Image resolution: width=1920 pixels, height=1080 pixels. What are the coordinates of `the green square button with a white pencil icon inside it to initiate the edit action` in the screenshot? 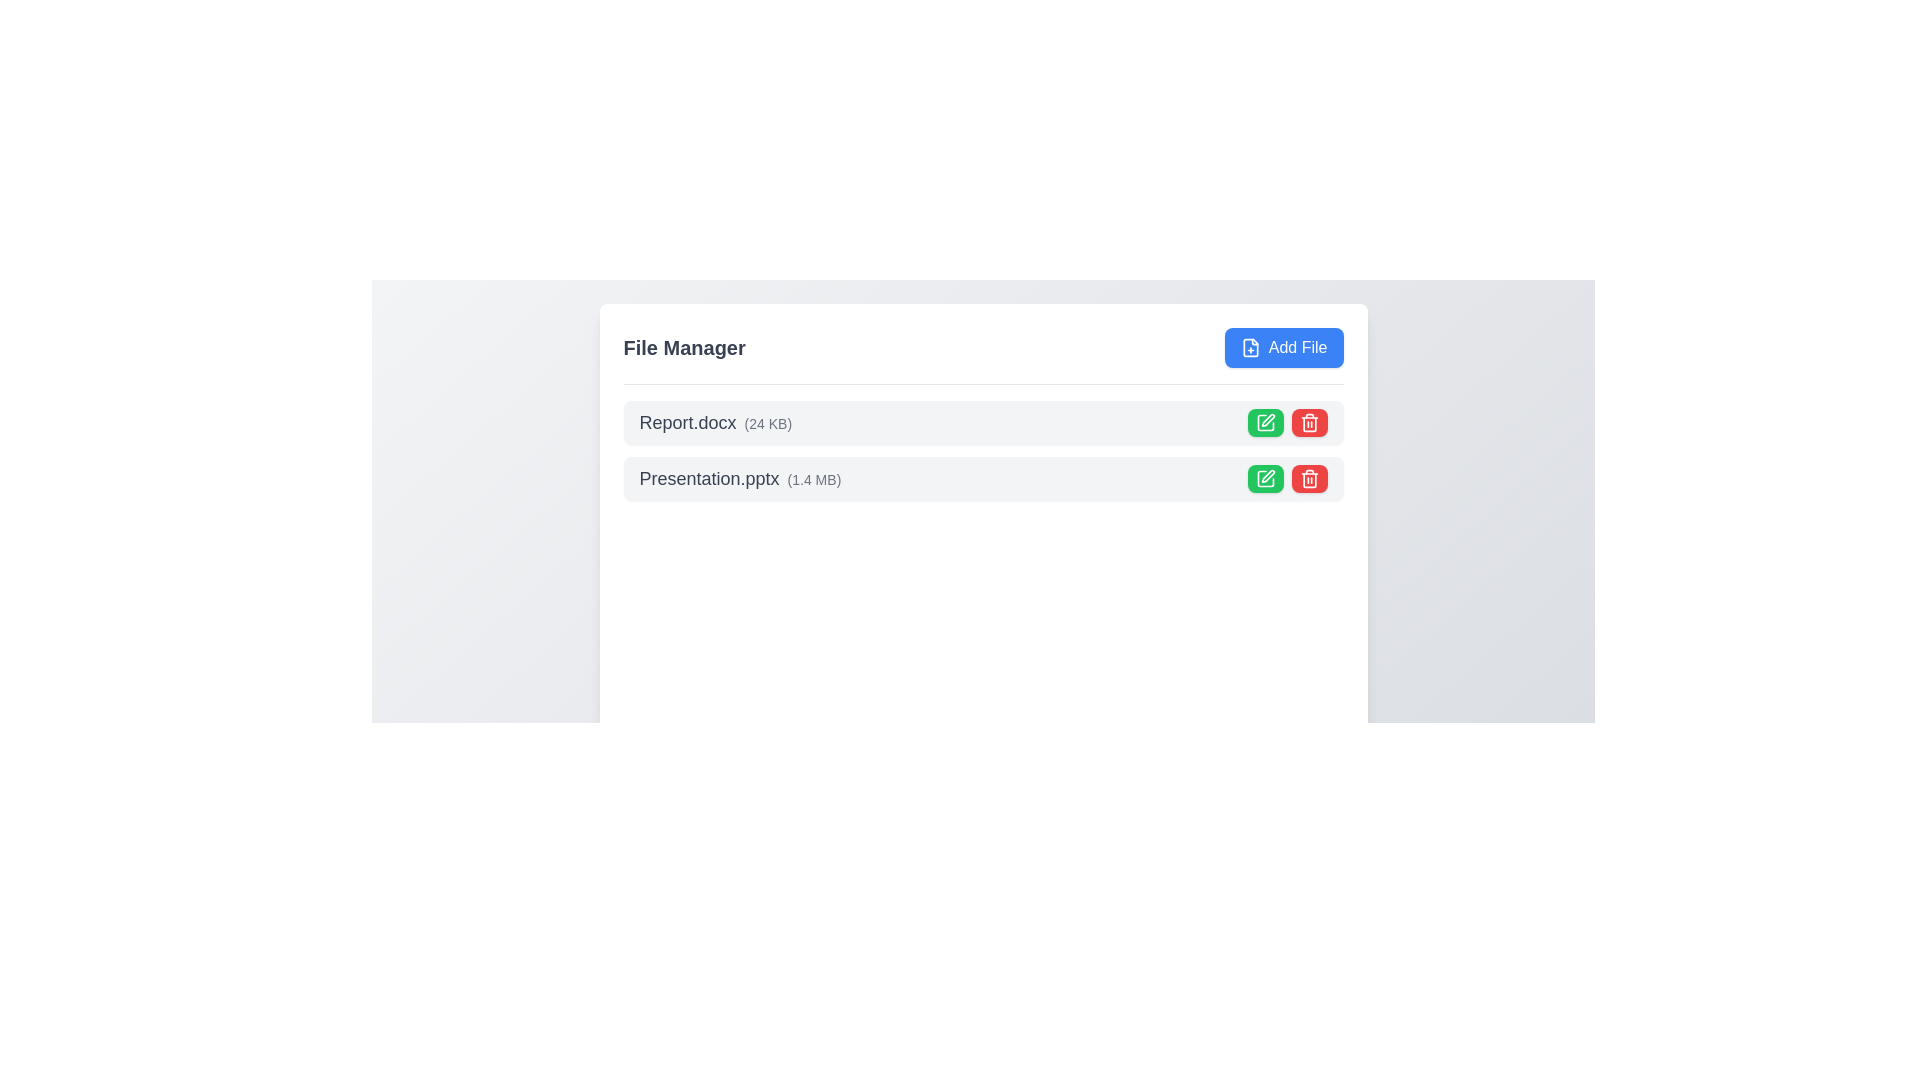 It's located at (1264, 422).